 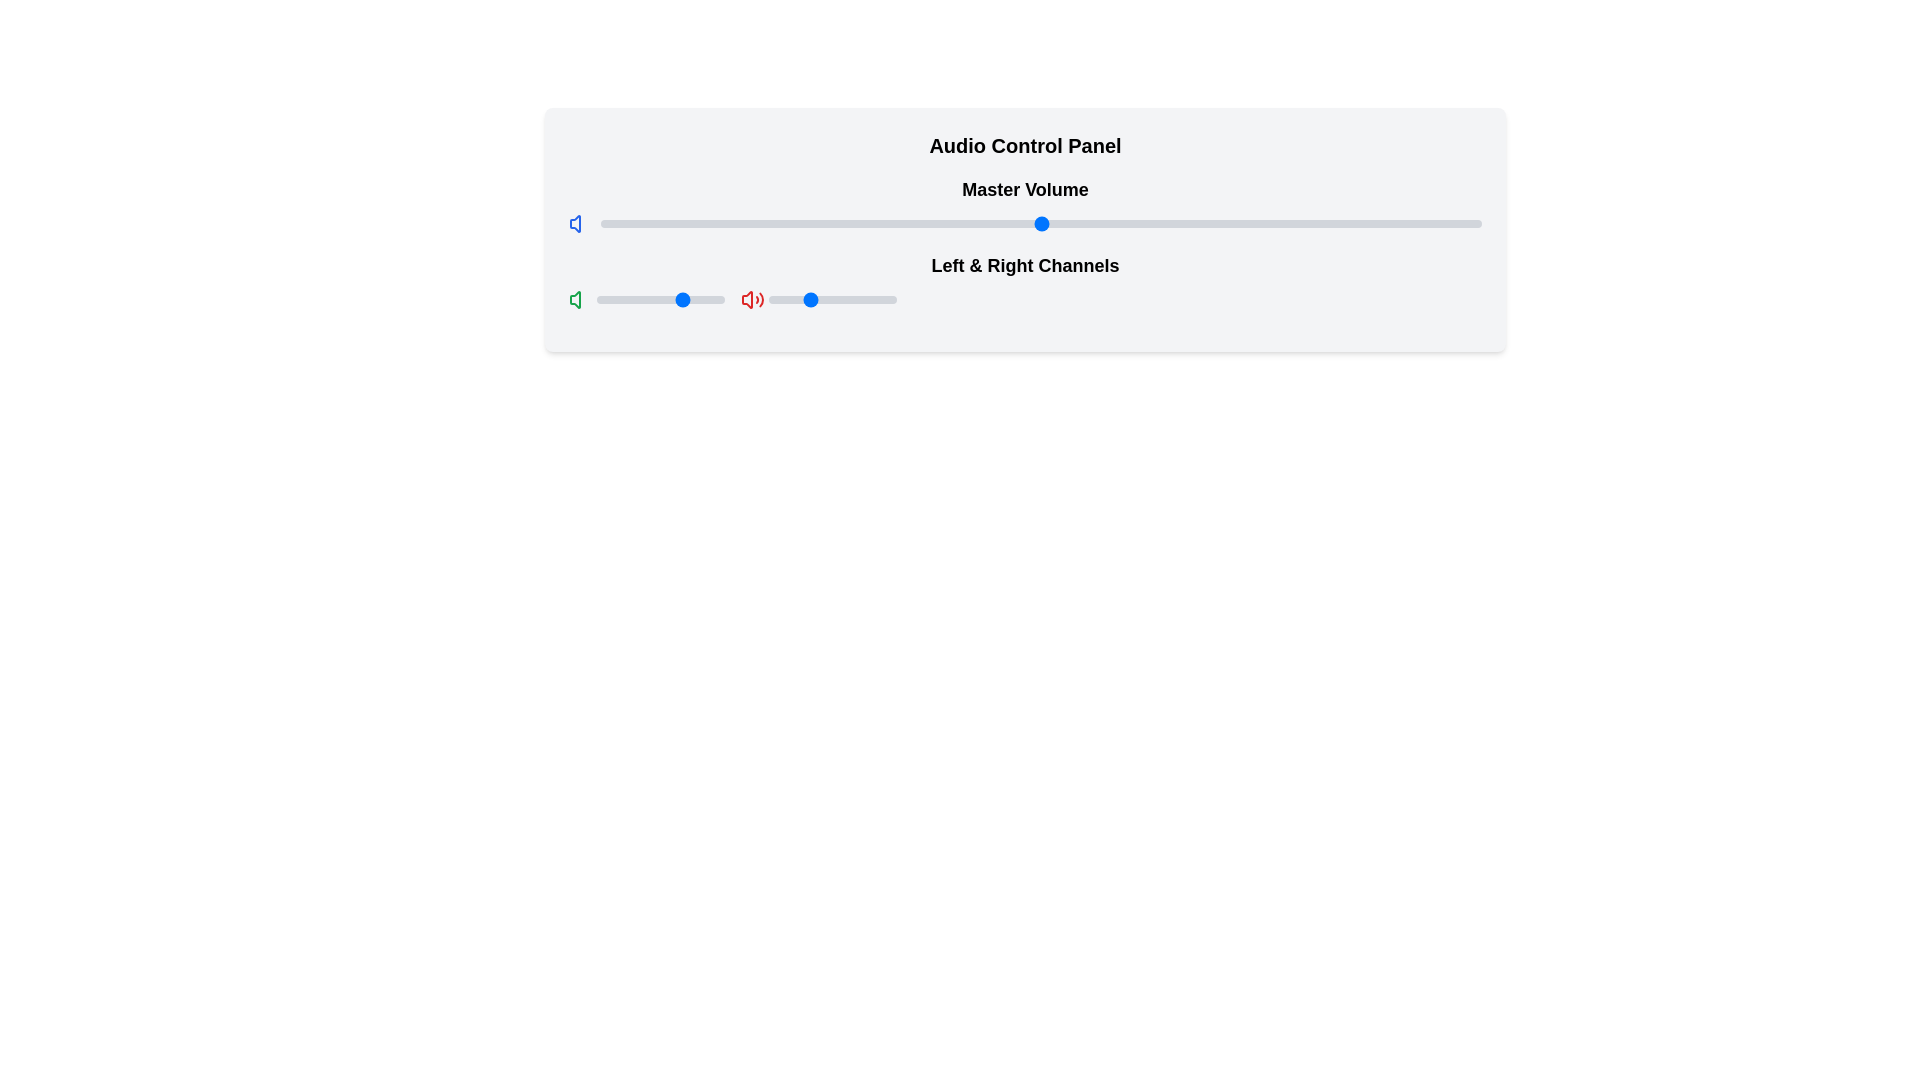 What do you see at coordinates (698, 300) in the screenshot?
I see `the left-right channel balance` at bounding box center [698, 300].